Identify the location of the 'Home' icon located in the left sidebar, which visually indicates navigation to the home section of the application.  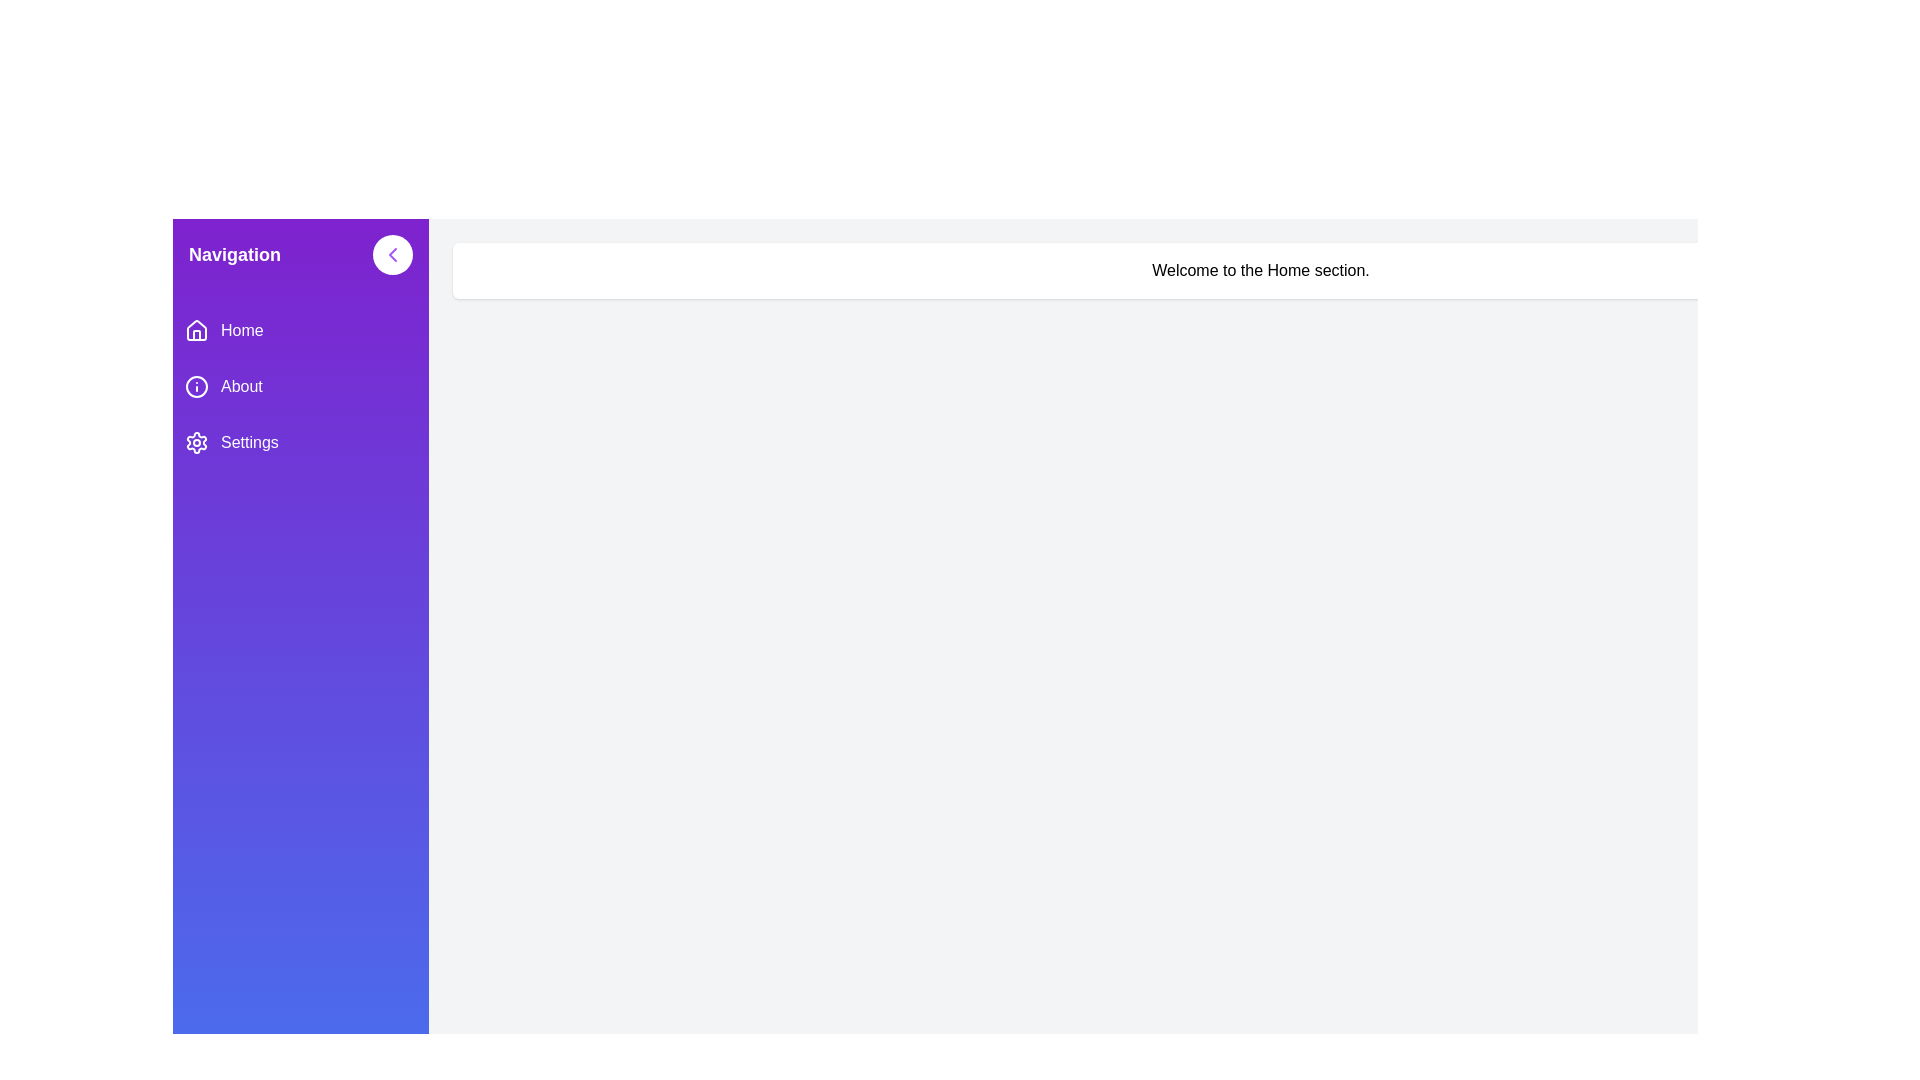
(196, 329).